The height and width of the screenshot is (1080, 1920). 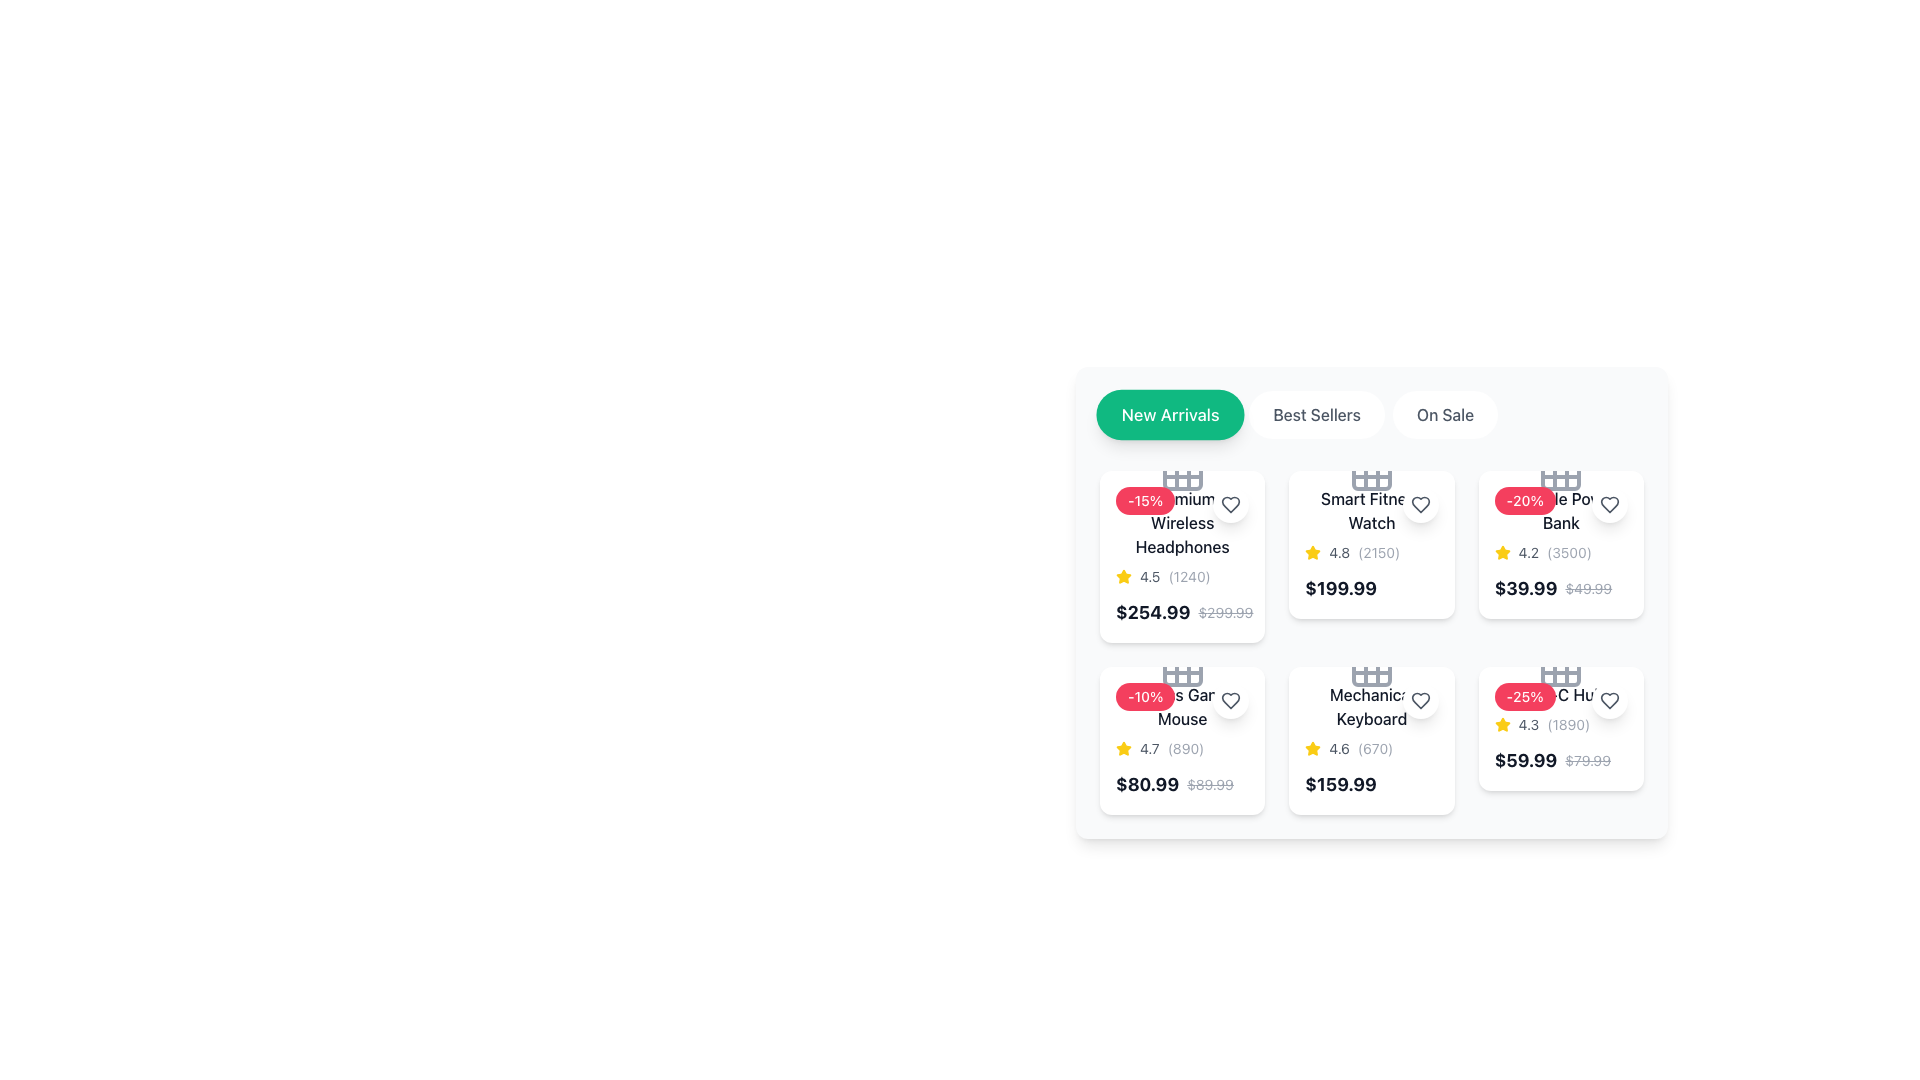 I want to click on the heart-shaped icon located in the top-right corner of the product card, so click(x=1230, y=504).